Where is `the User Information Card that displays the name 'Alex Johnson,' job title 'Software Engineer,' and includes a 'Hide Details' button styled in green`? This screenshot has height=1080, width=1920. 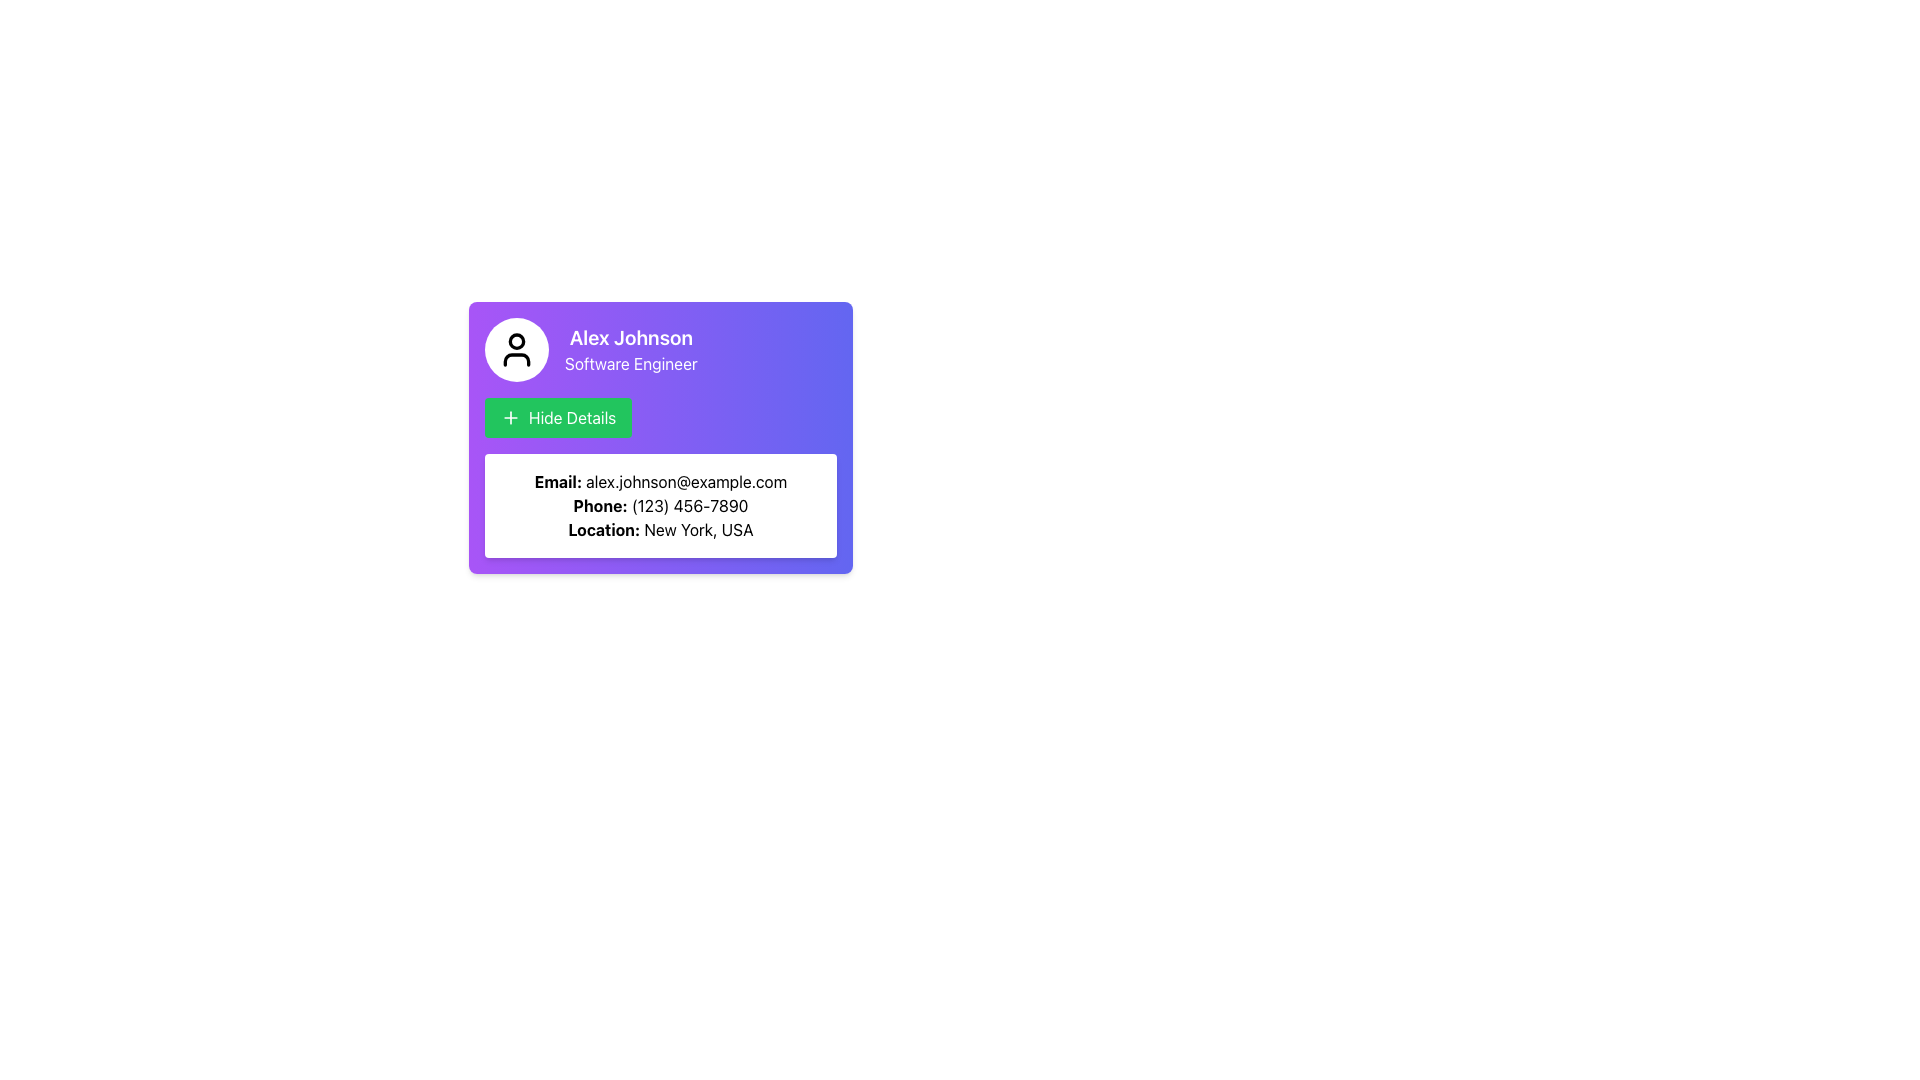
the User Information Card that displays the name 'Alex Johnson,' job title 'Software Engineer,' and includes a 'Hide Details' button styled in green is located at coordinates (685, 431).